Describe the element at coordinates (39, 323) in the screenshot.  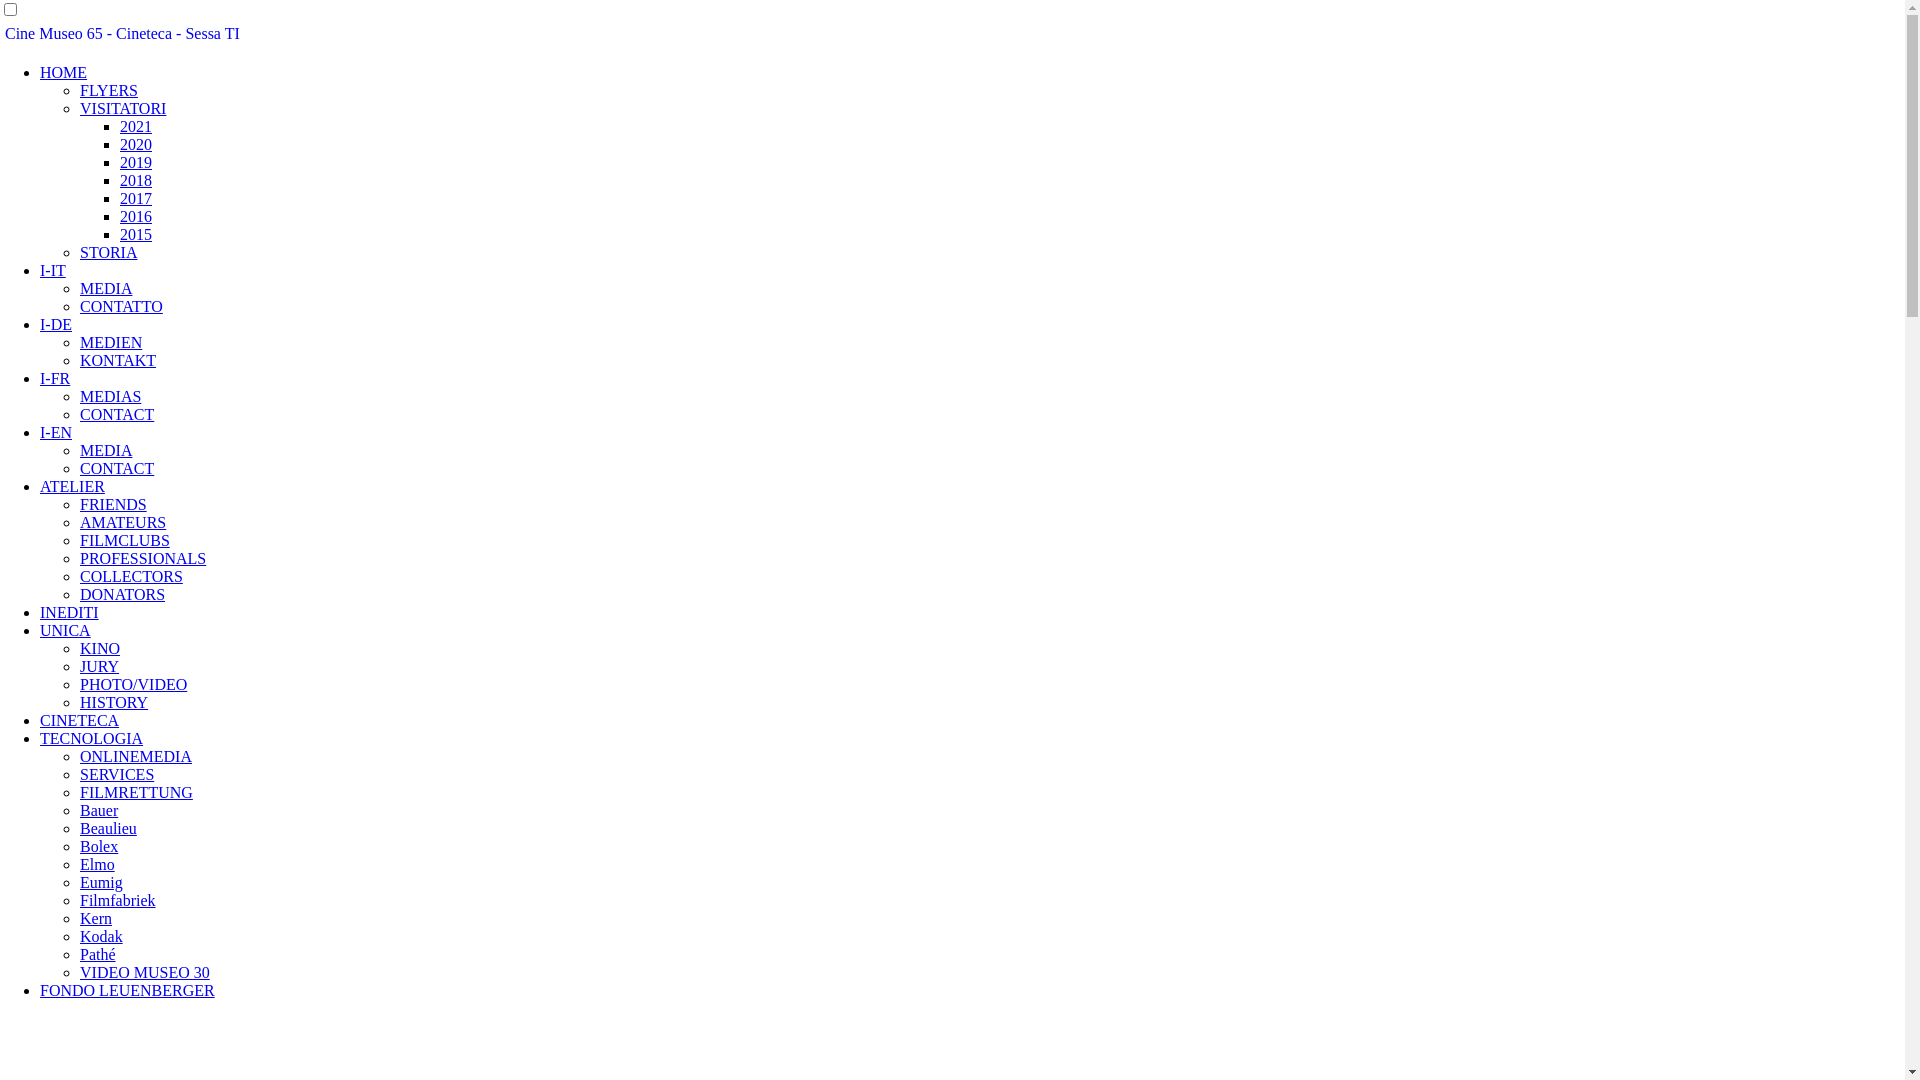
I see `'I-DE'` at that location.